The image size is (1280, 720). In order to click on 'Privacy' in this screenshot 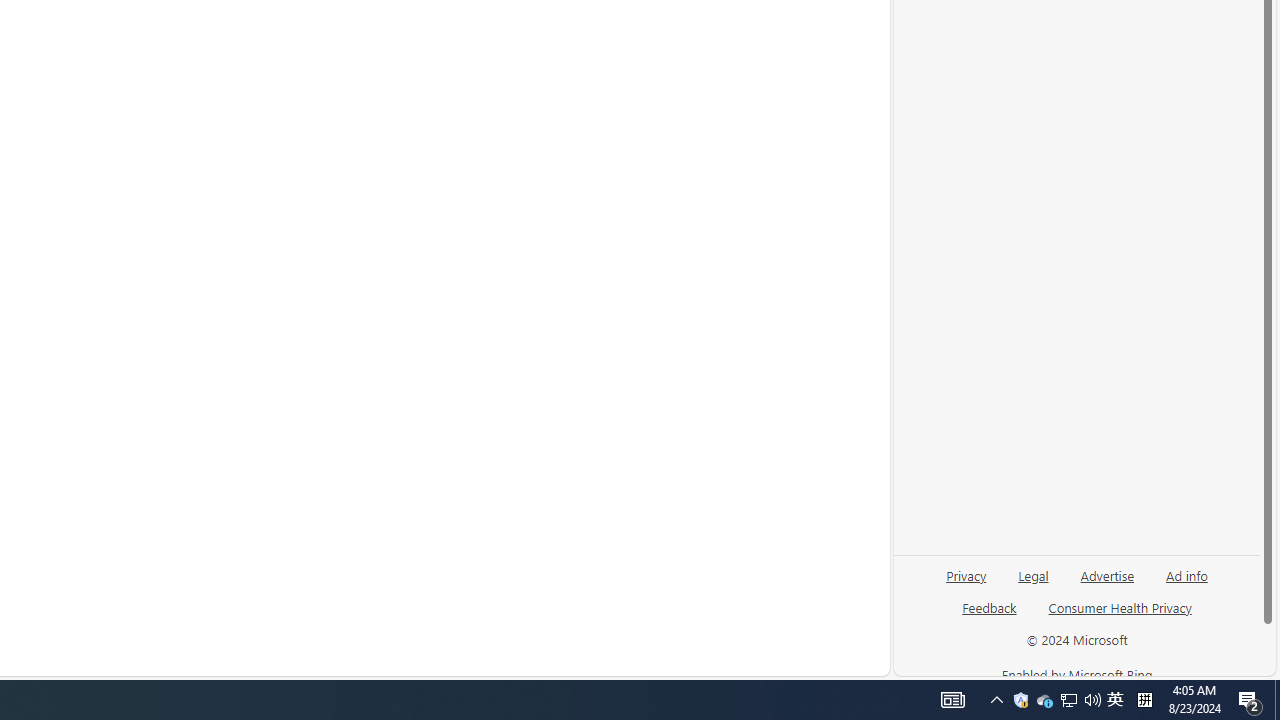, I will do `click(966, 574)`.